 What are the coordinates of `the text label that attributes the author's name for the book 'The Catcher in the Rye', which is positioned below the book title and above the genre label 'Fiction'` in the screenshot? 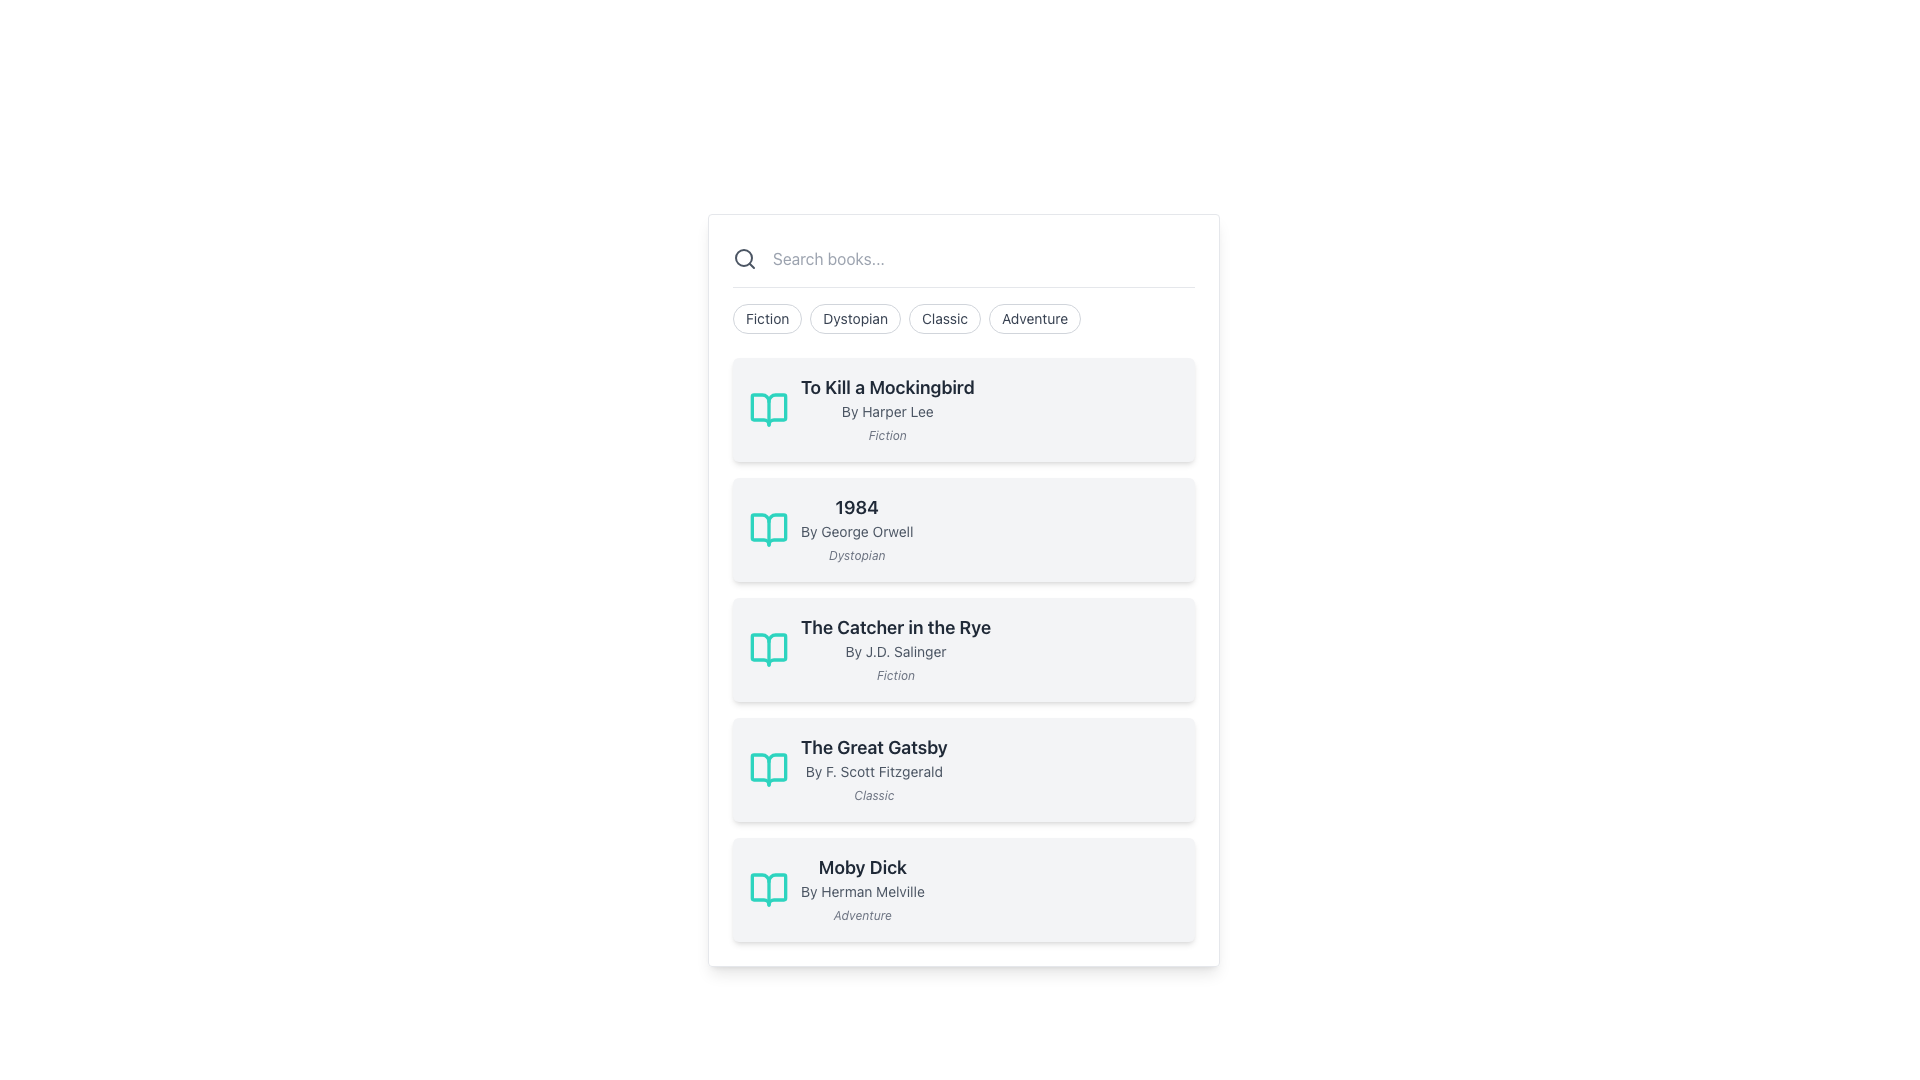 It's located at (895, 651).